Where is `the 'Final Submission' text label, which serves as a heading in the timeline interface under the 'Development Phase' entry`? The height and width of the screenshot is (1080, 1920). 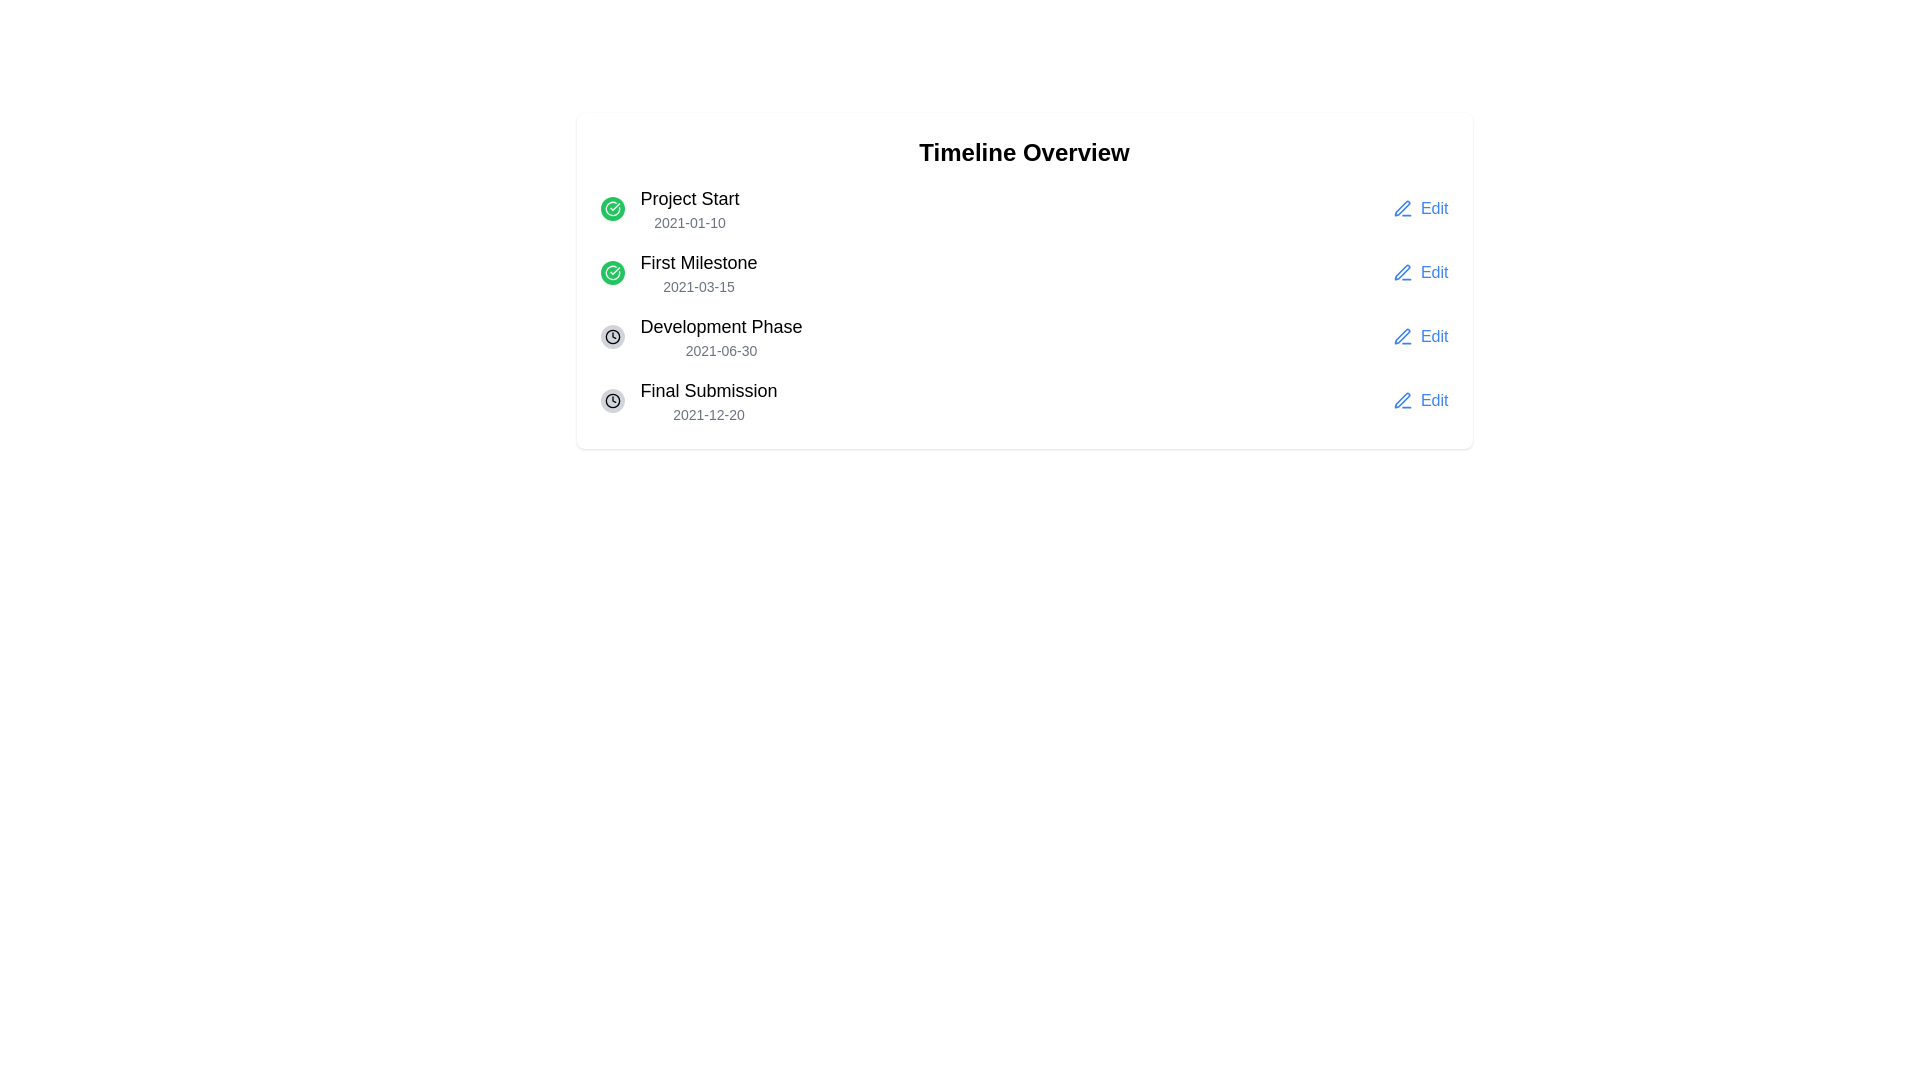 the 'Final Submission' text label, which serves as a heading in the timeline interface under the 'Development Phase' entry is located at coordinates (709, 390).